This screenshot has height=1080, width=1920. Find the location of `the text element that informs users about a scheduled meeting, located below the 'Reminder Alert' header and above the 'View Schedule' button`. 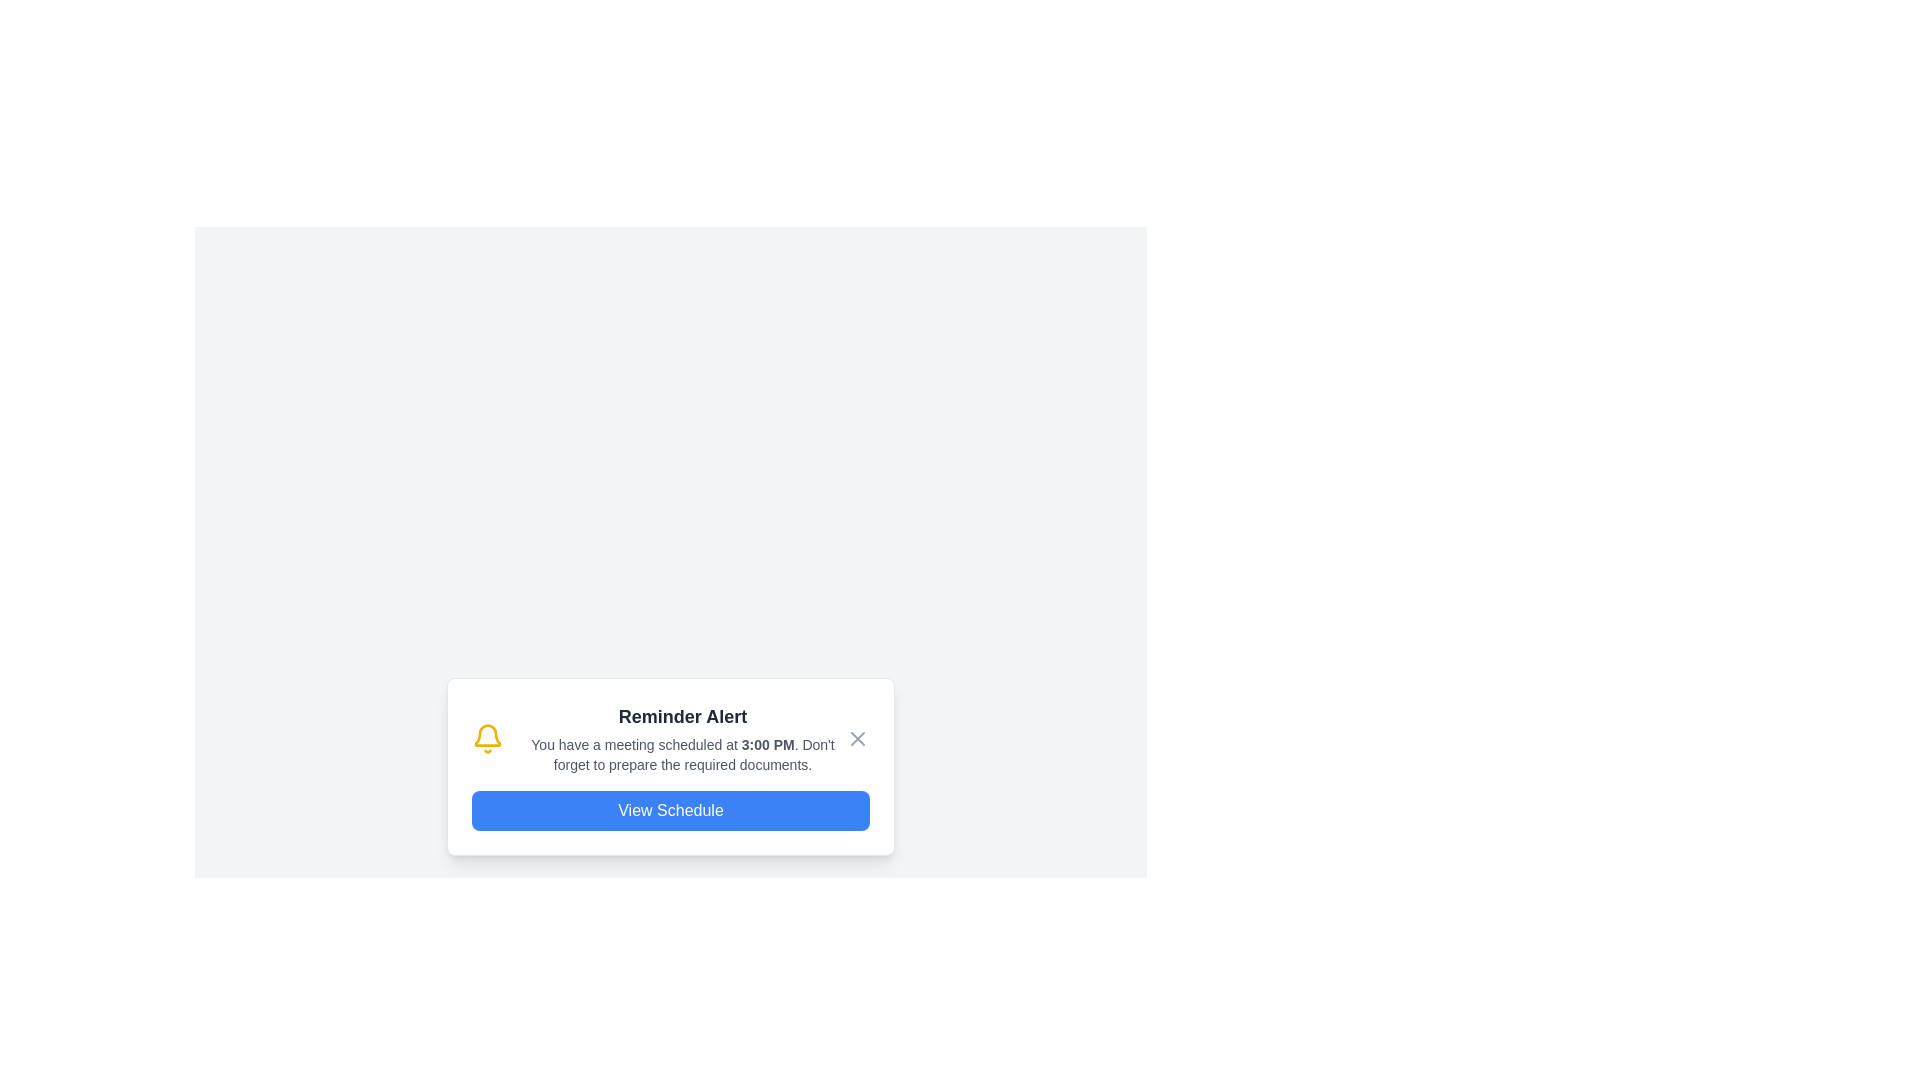

the text element that informs users about a scheduled meeting, located below the 'Reminder Alert' header and above the 'View Schedule' button is located at coordinates (682, 755).